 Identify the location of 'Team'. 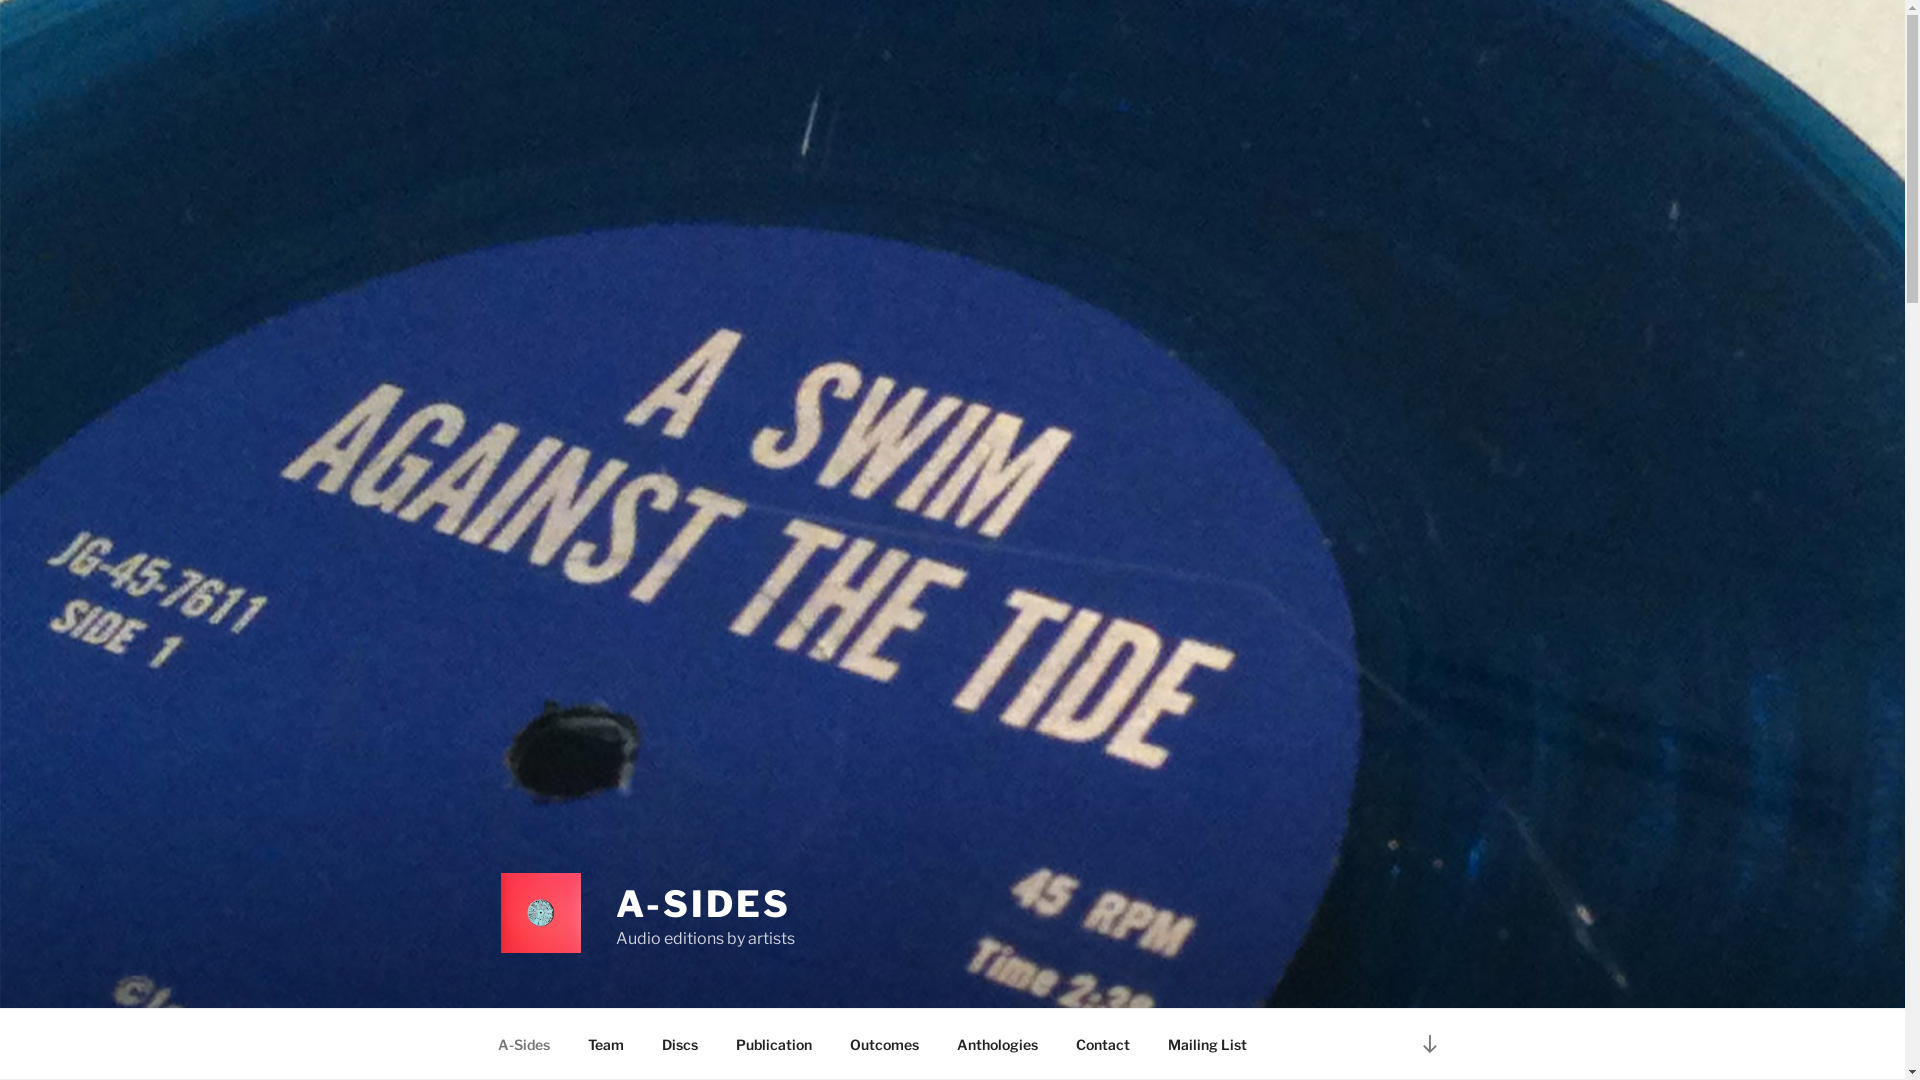
(569, 1043).